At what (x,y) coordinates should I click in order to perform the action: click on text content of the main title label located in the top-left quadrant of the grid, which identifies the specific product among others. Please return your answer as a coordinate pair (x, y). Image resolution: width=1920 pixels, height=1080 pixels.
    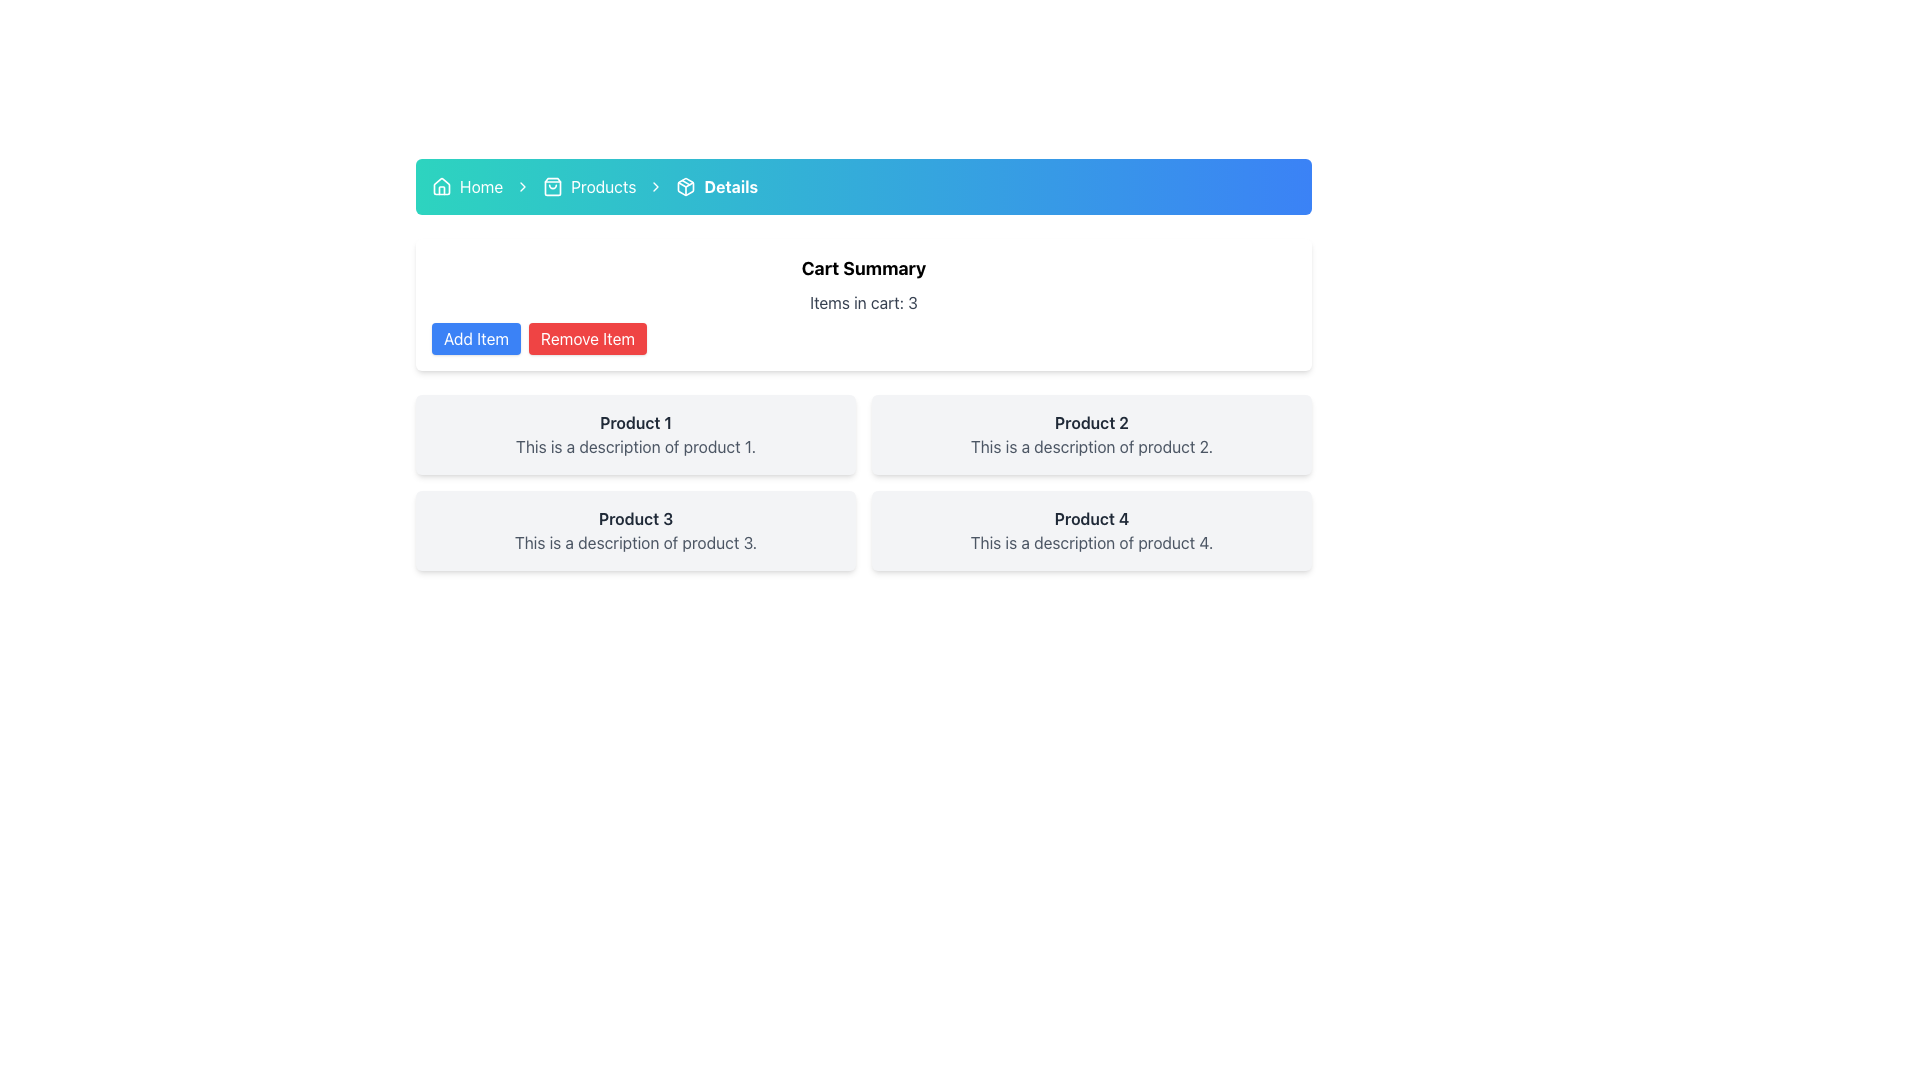
    Looking at the image, I should click on (634, 422).